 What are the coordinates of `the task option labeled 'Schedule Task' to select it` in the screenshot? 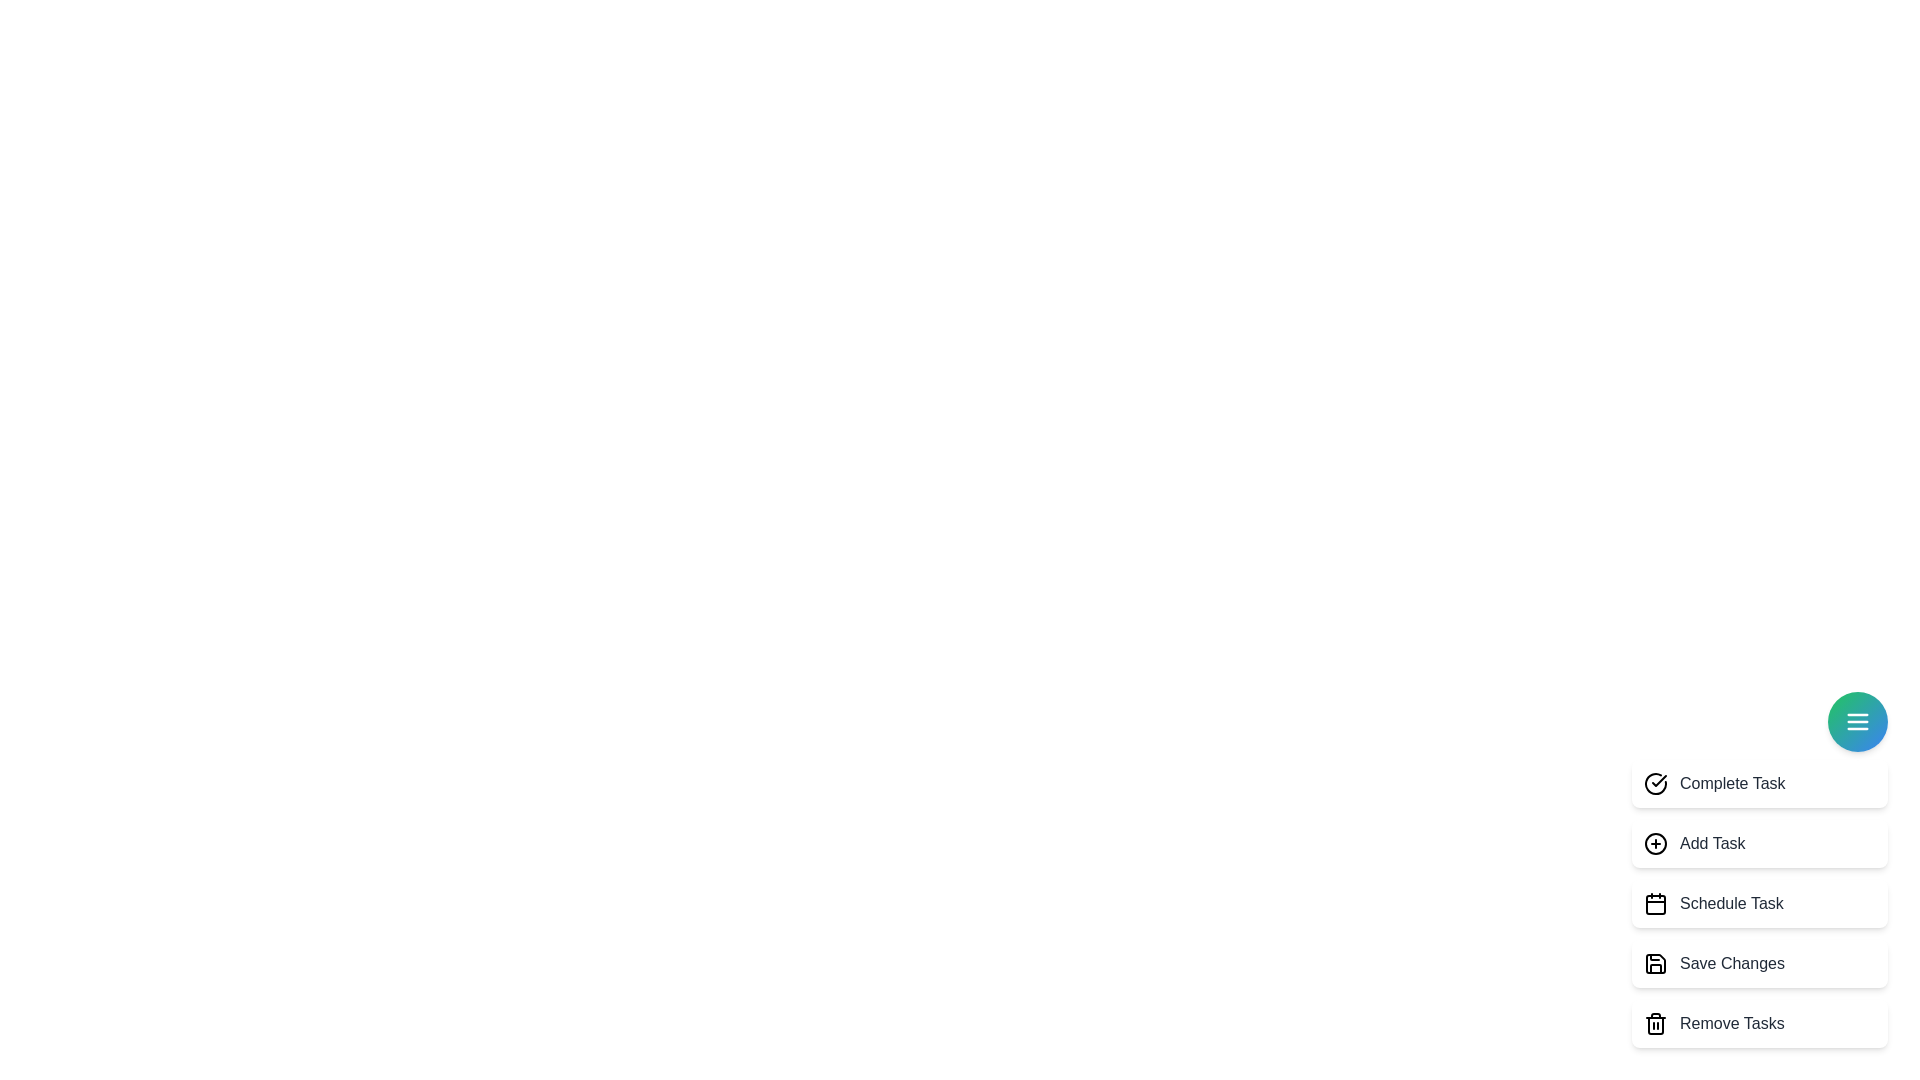 It's located at (1760, 903).